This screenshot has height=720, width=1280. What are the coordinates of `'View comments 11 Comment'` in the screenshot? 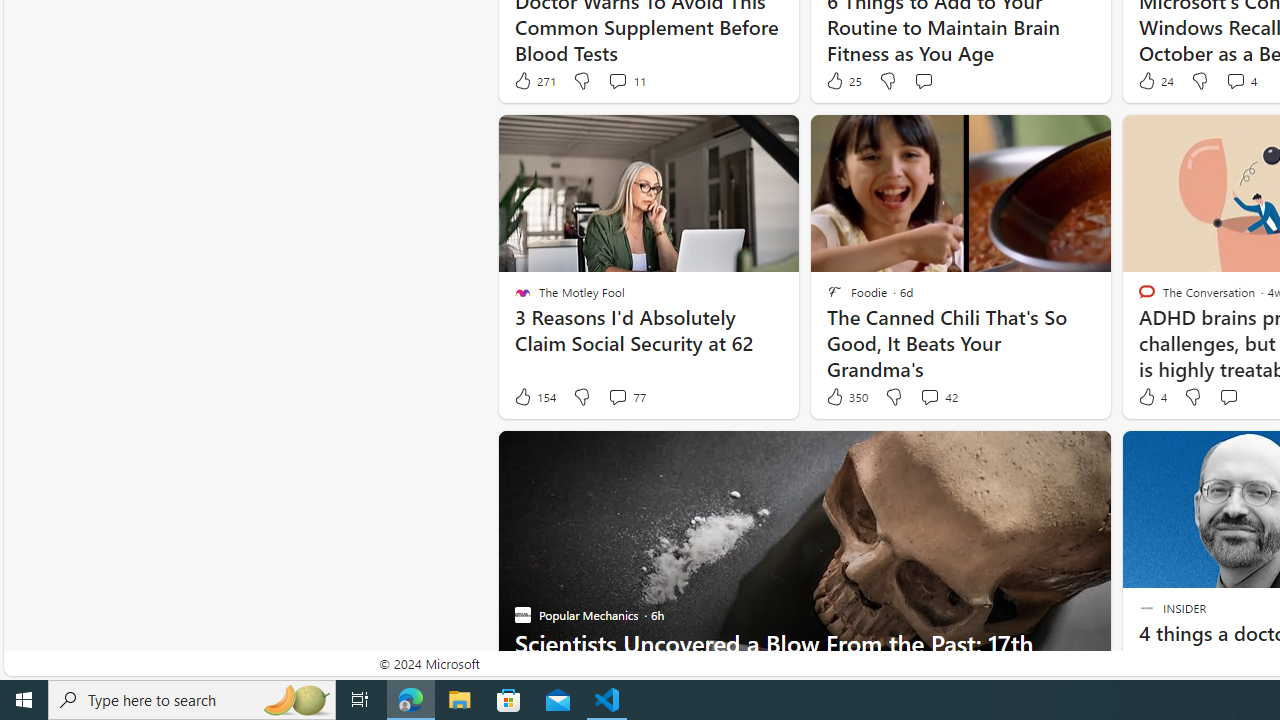 It's located at (616, 80).